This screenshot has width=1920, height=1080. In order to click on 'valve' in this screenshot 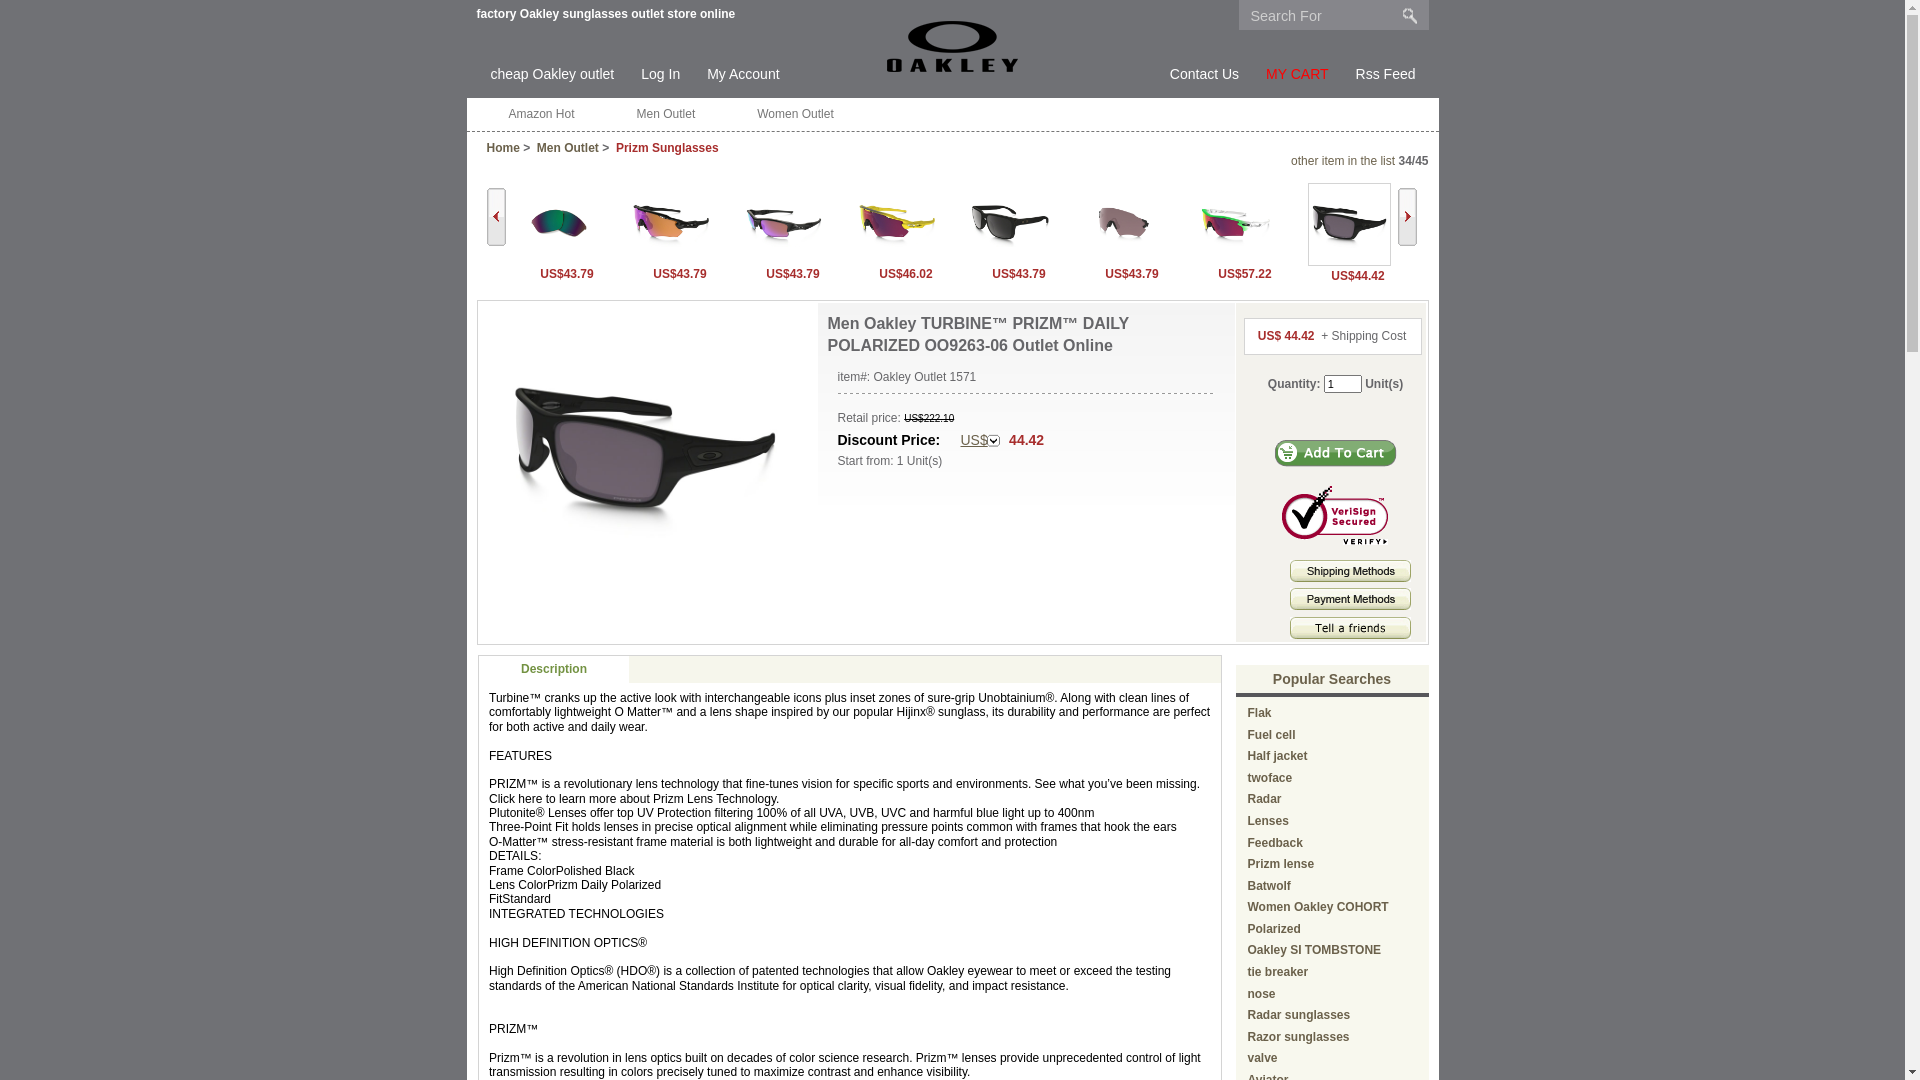, I will do `click(1261, 1056)`.